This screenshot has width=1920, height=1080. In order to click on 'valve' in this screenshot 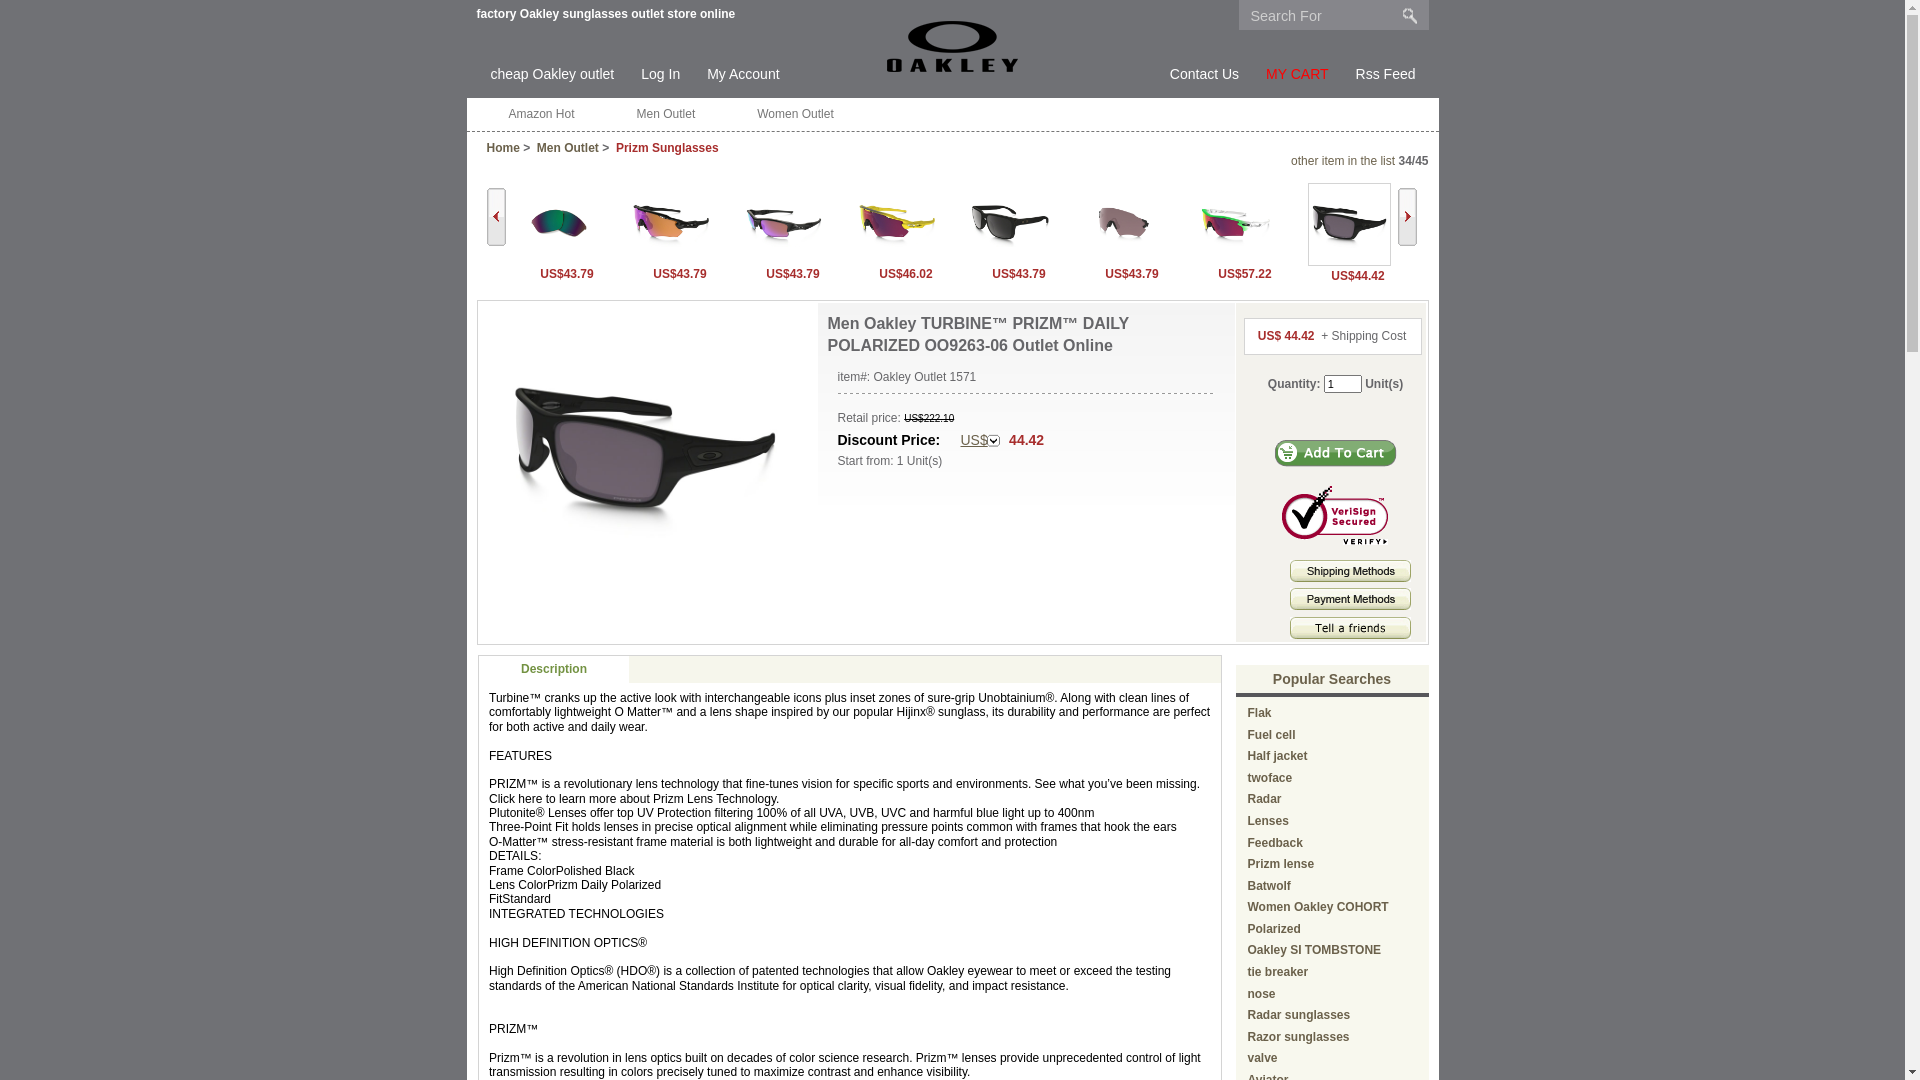, I will do `click(1261, 1056)`.